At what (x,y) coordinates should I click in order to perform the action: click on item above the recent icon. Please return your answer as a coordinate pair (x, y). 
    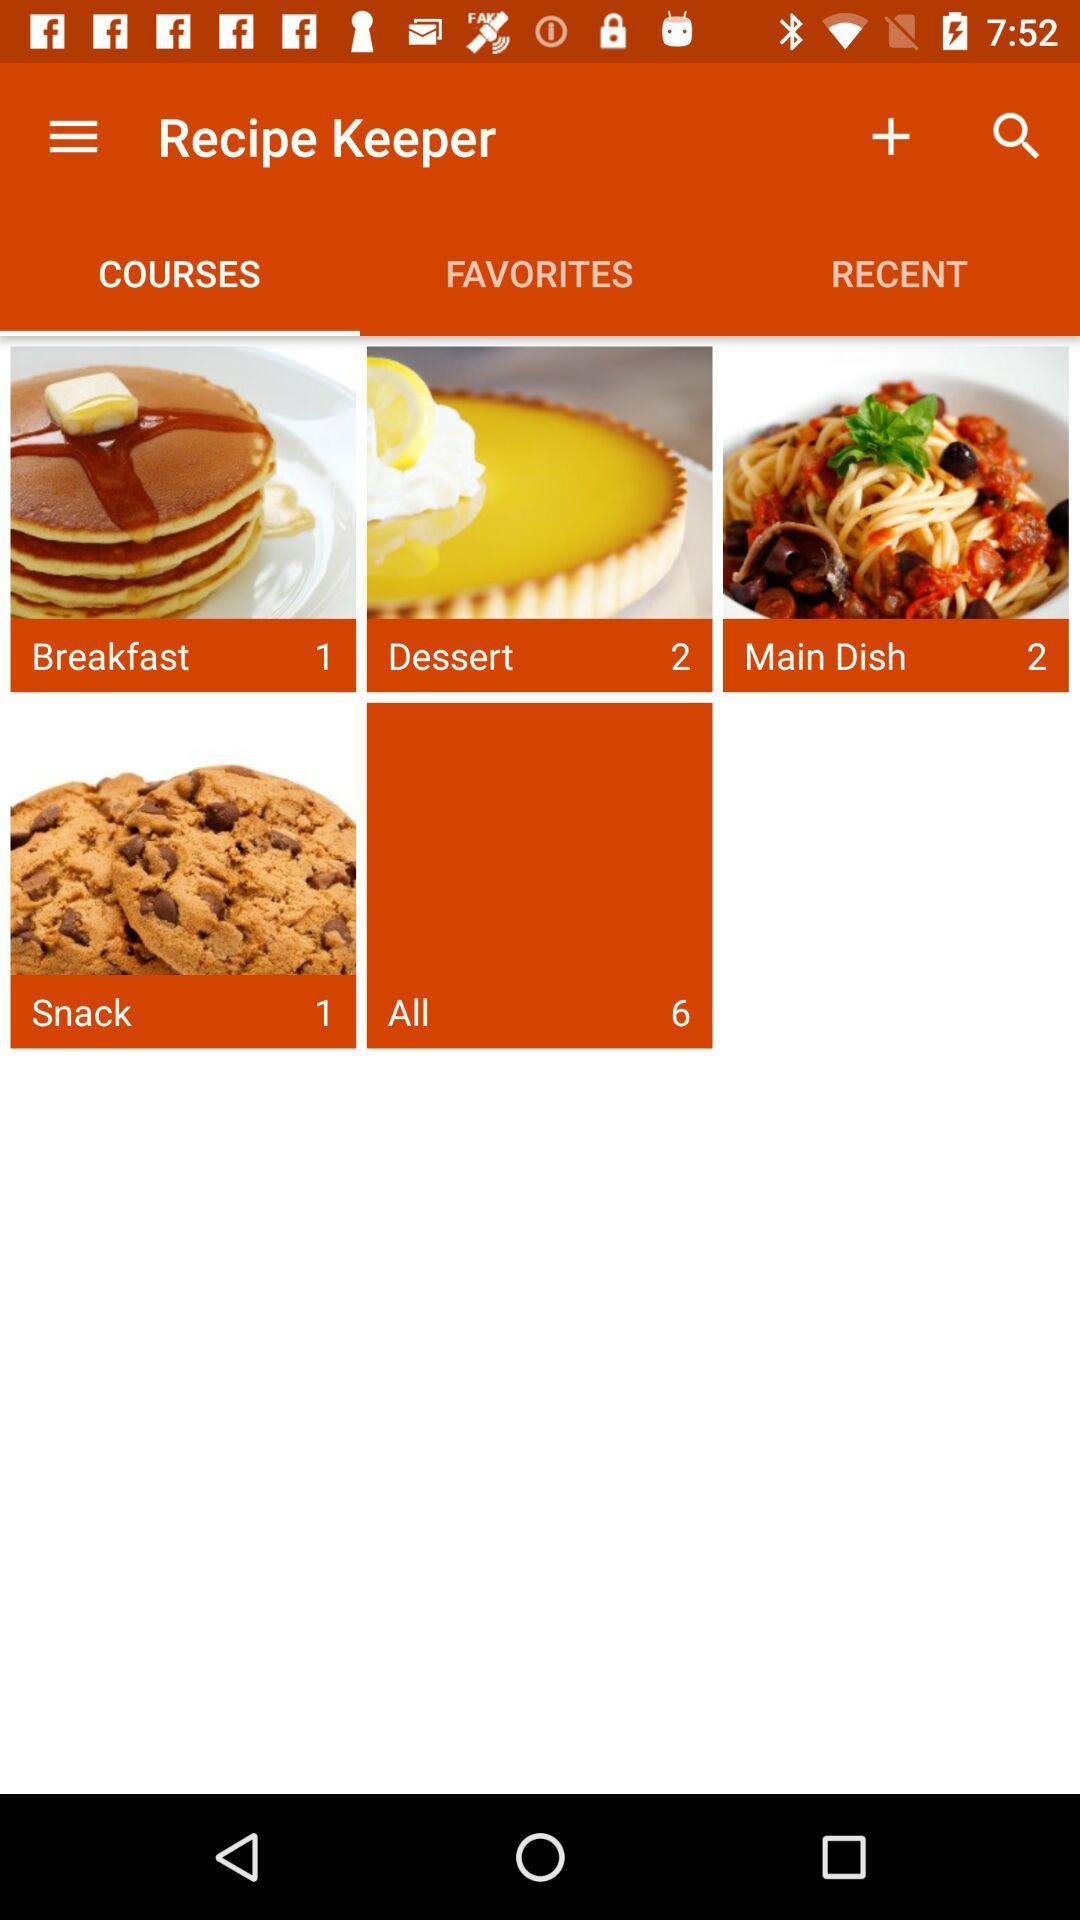
    Looking at the image, I should click on (1017, 135).